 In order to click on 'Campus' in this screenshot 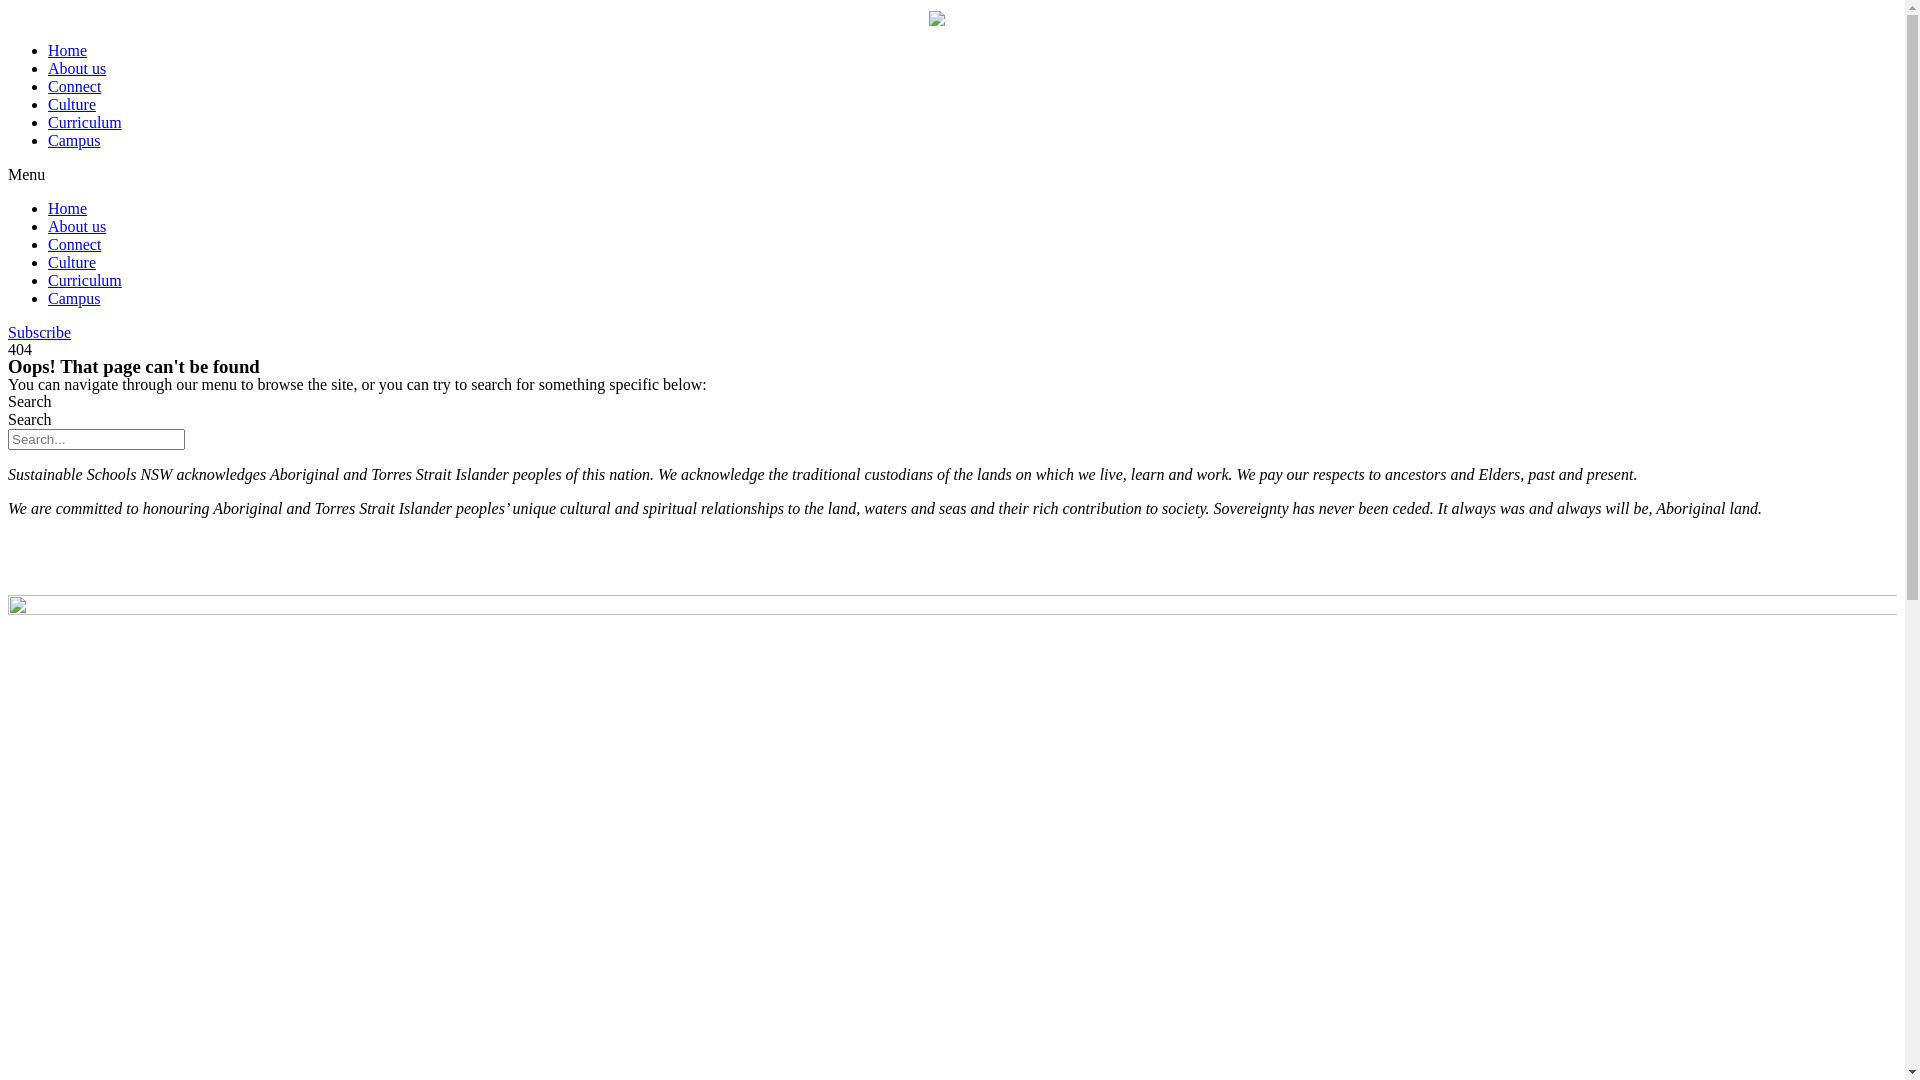, I will do `click(48, 298)`.